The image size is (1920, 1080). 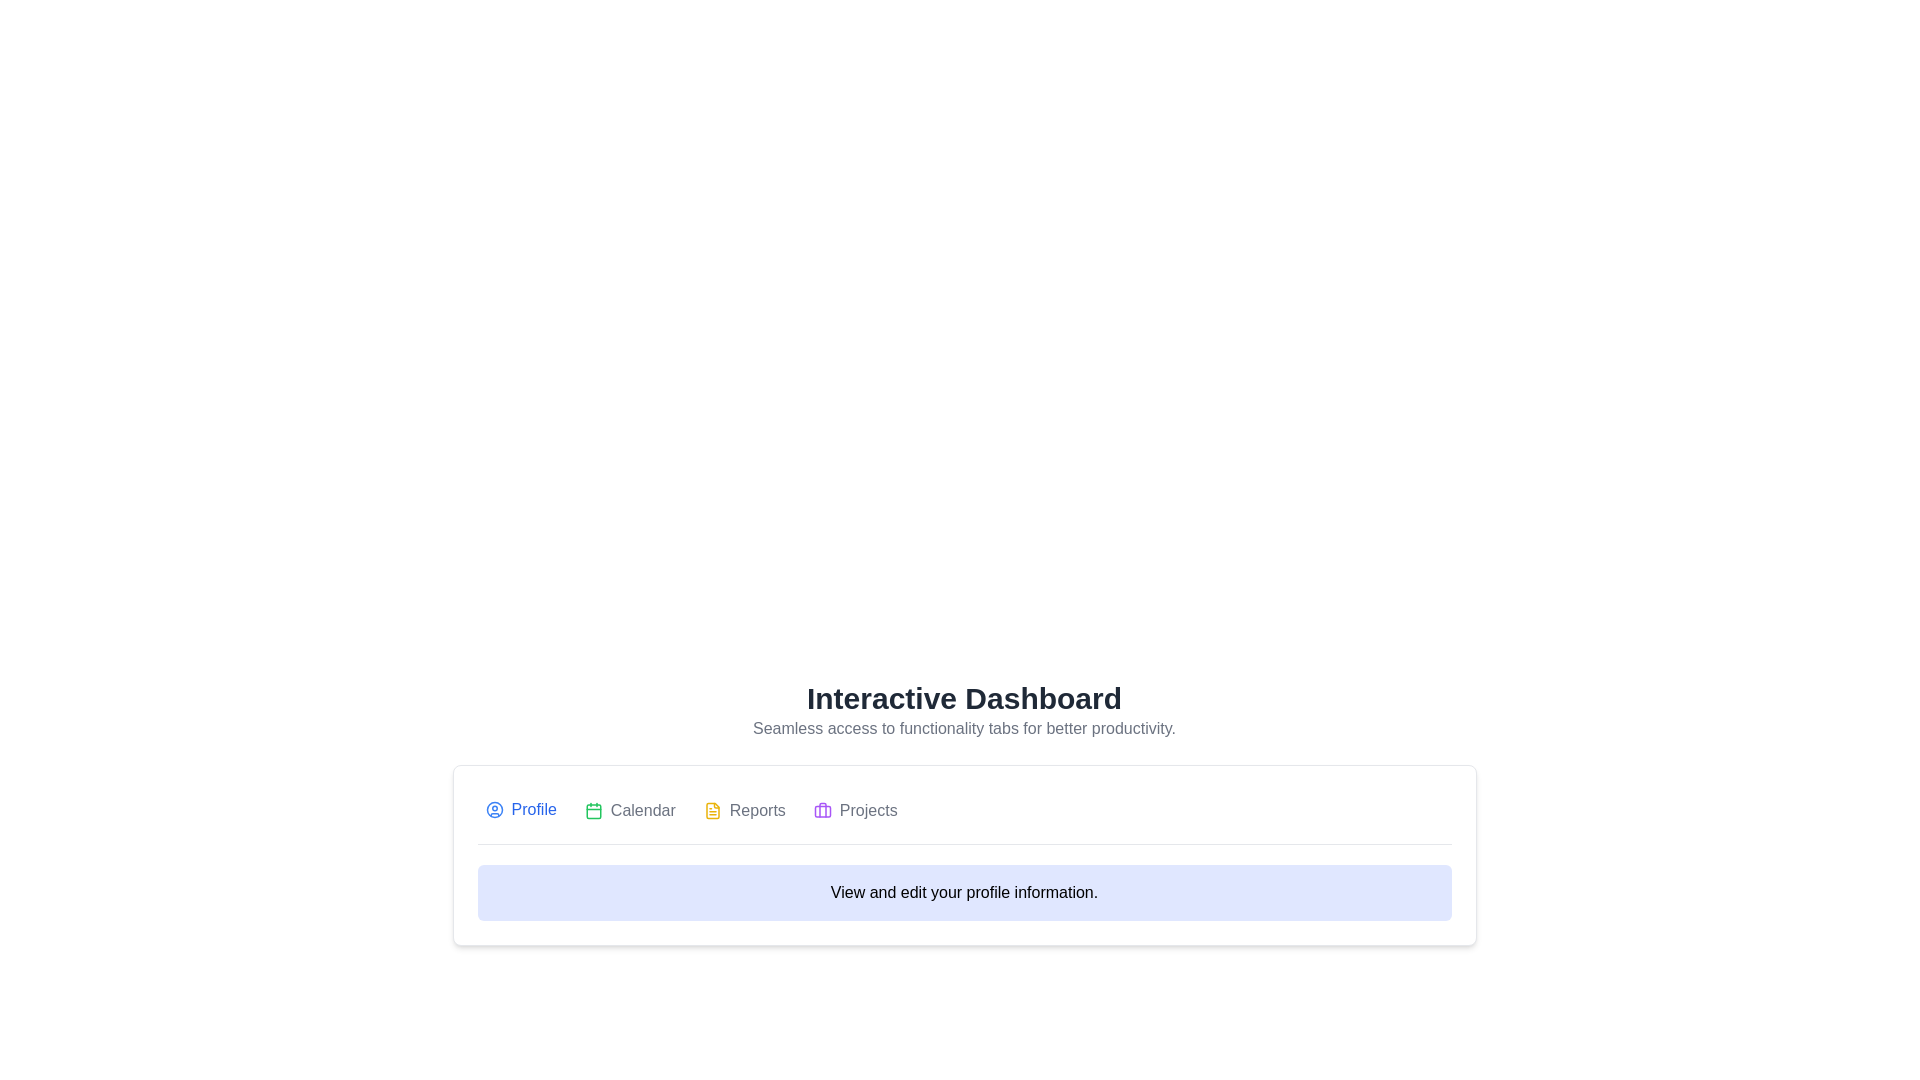 What do you see at coordinates (855, 810) in the screenshot?
I see `the 'Projects' tab in the navigation menu, which is styled with a purple briefcase icon and is the fourth item in the horizontal layout` at bounding box center [855, 810].